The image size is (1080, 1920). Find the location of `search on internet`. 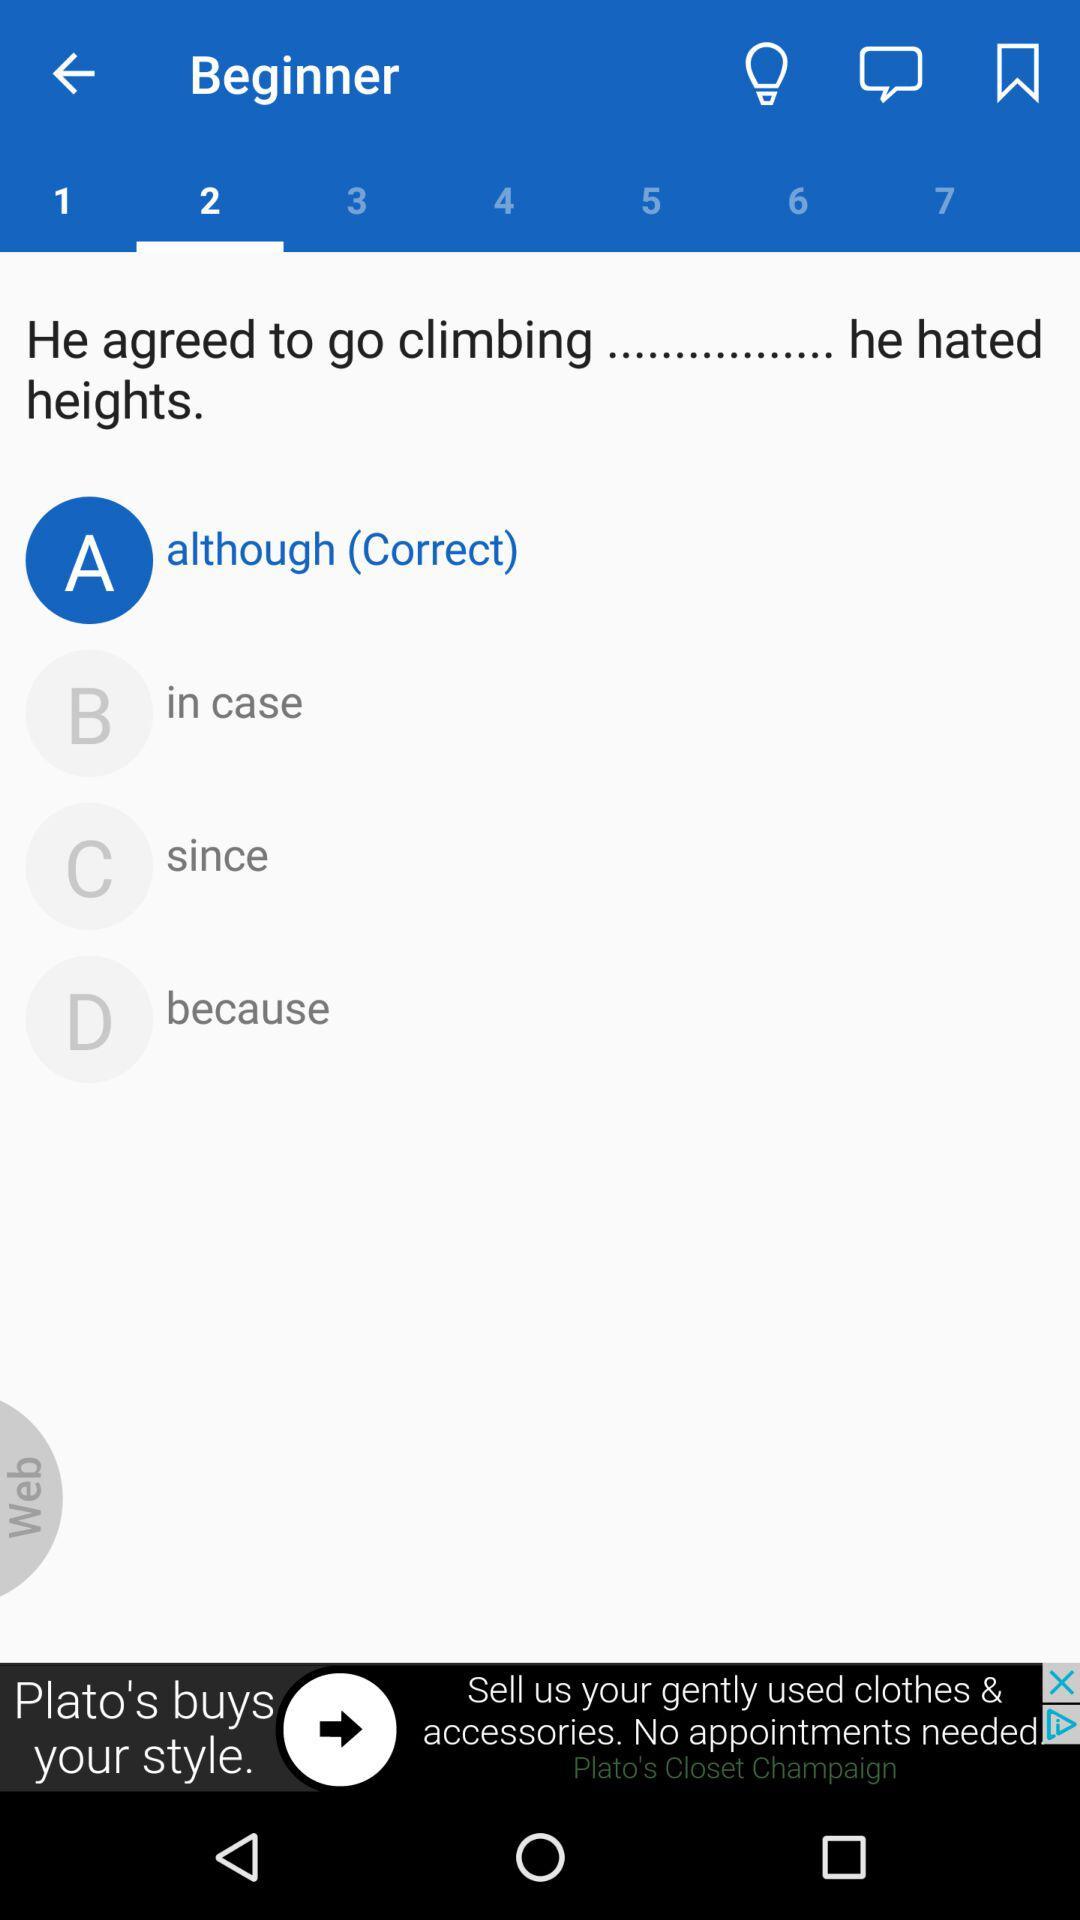

search on internet is located at coordinates (31, 1498).